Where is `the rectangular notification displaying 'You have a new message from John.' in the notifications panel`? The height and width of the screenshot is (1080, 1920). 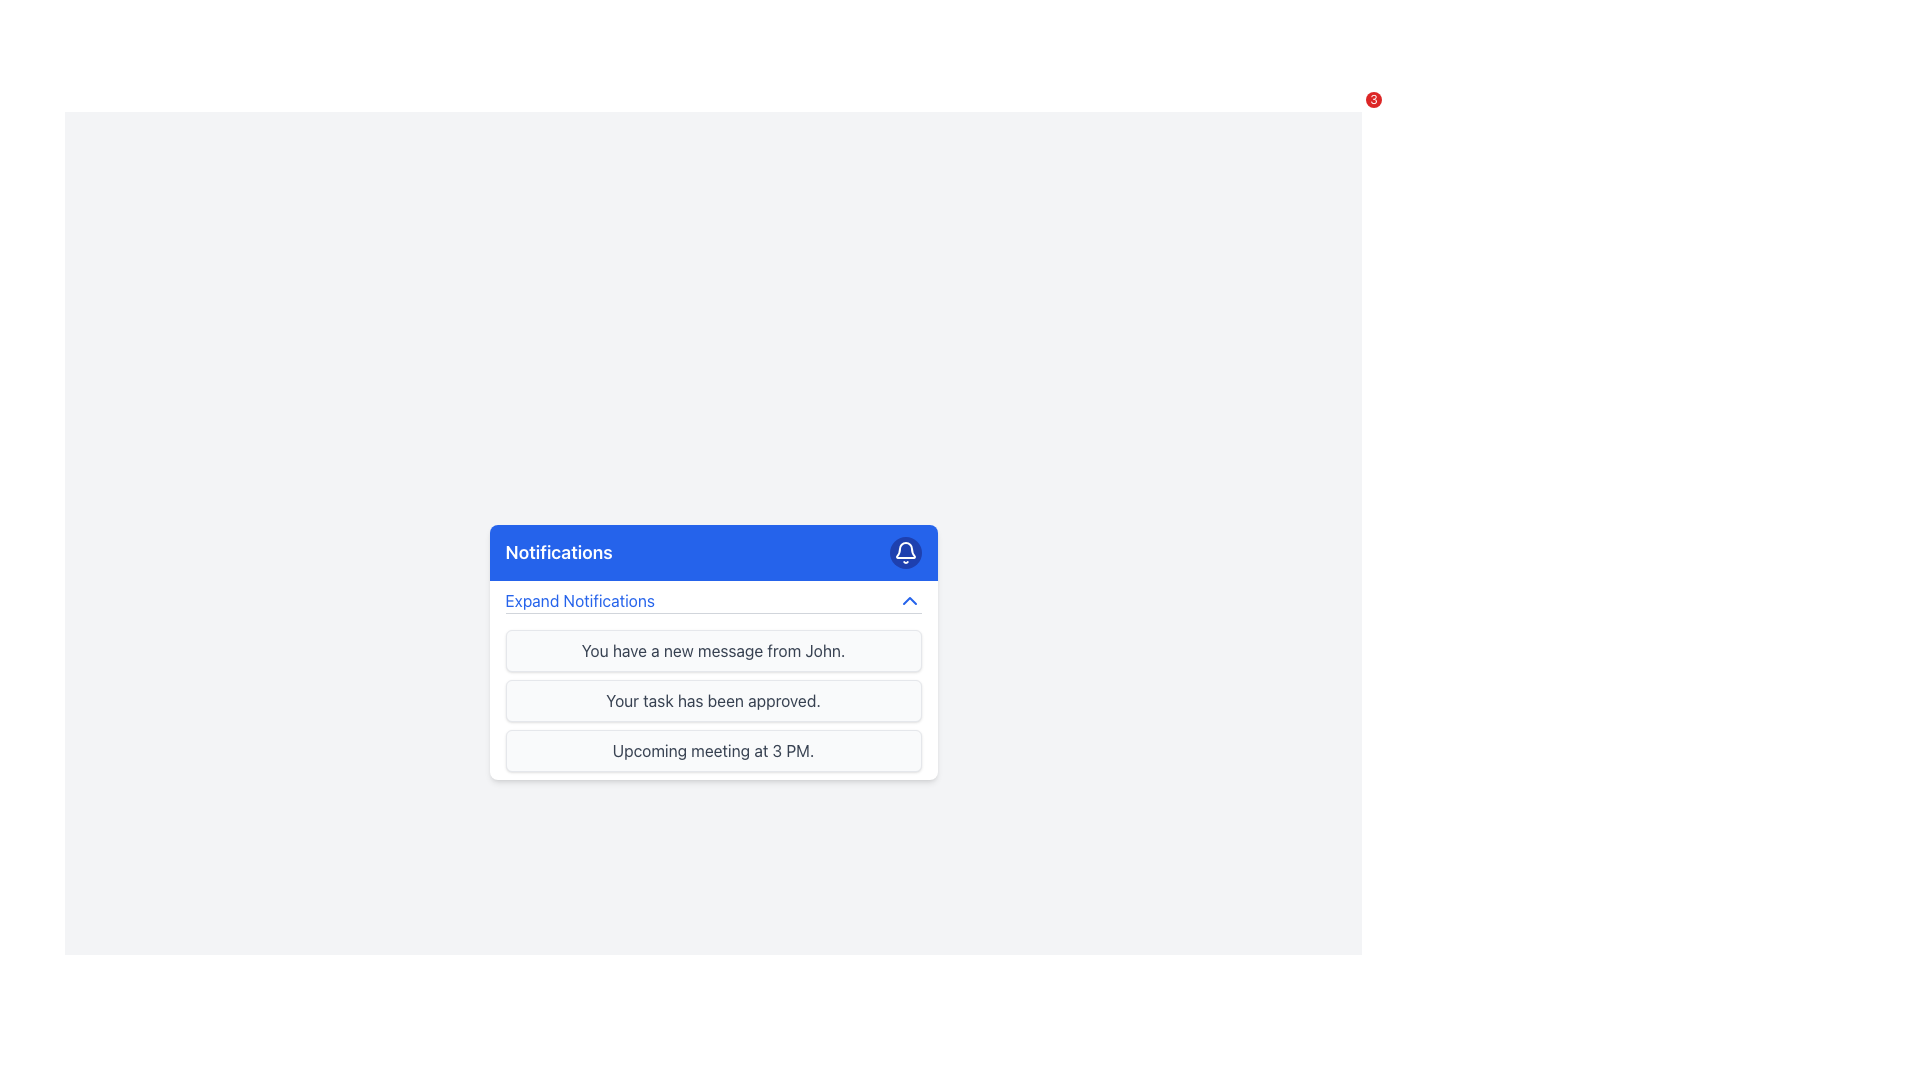 the rectangular notification displaying 'You have a new message from John.' in the notifications panel is located at coordinates (713, 650).